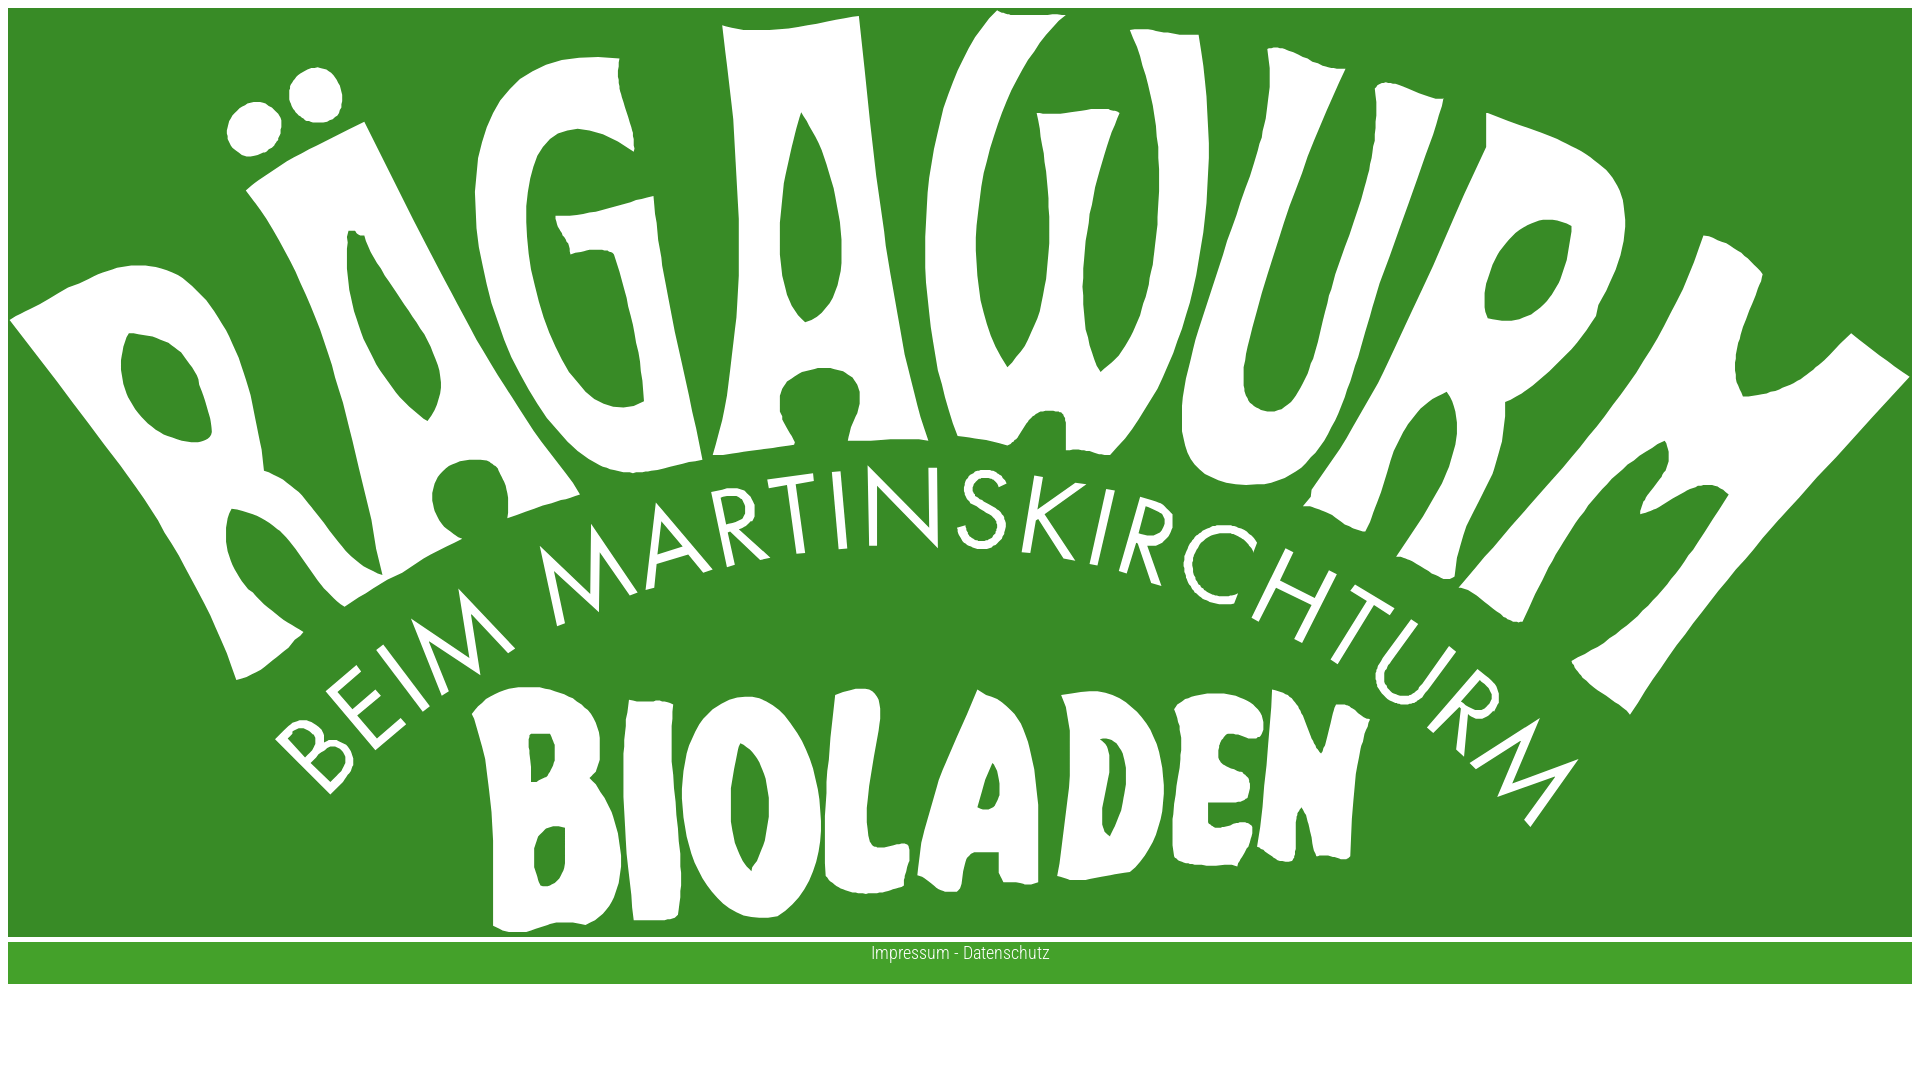  Describe the element at coordinates (869, 951) in the screenshot. I see `'Impressum'` at that location.